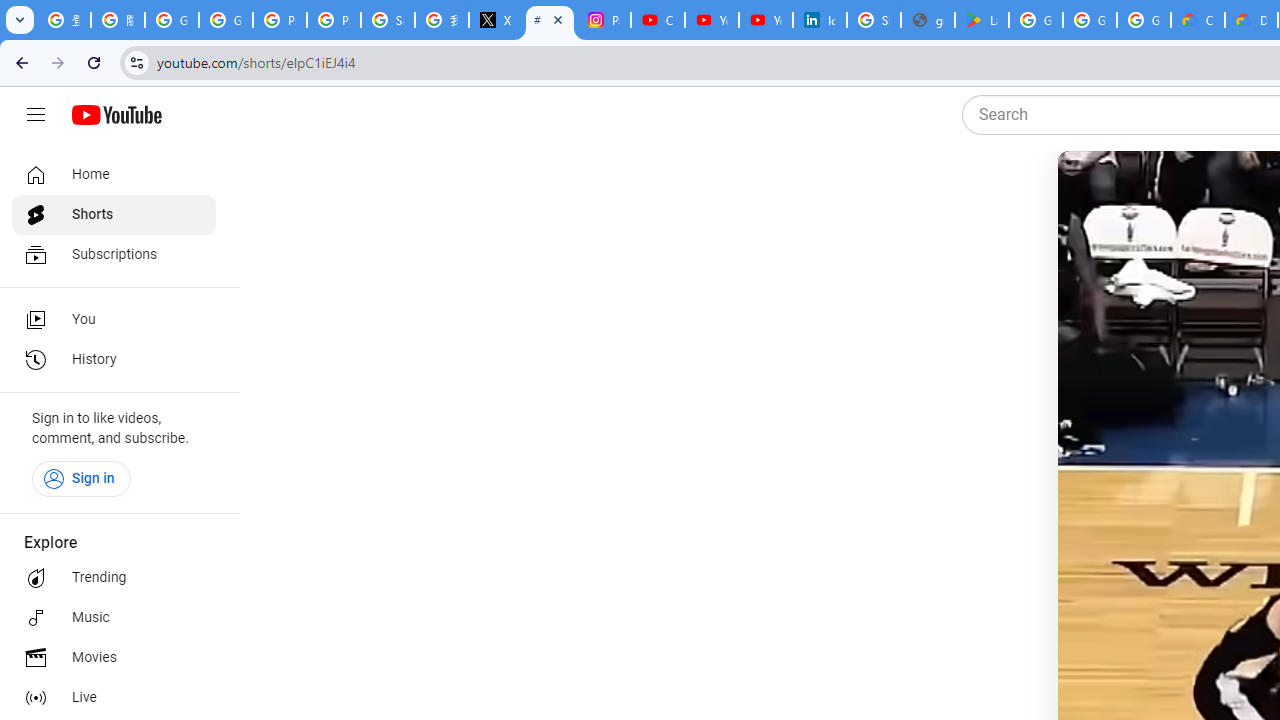 Image resolution: width=1280 pixels, height=720 pixels. What do you see at coordinates (112, 658) in the screenshot?
I see `'Movies'` at bounding box center [112, 658].